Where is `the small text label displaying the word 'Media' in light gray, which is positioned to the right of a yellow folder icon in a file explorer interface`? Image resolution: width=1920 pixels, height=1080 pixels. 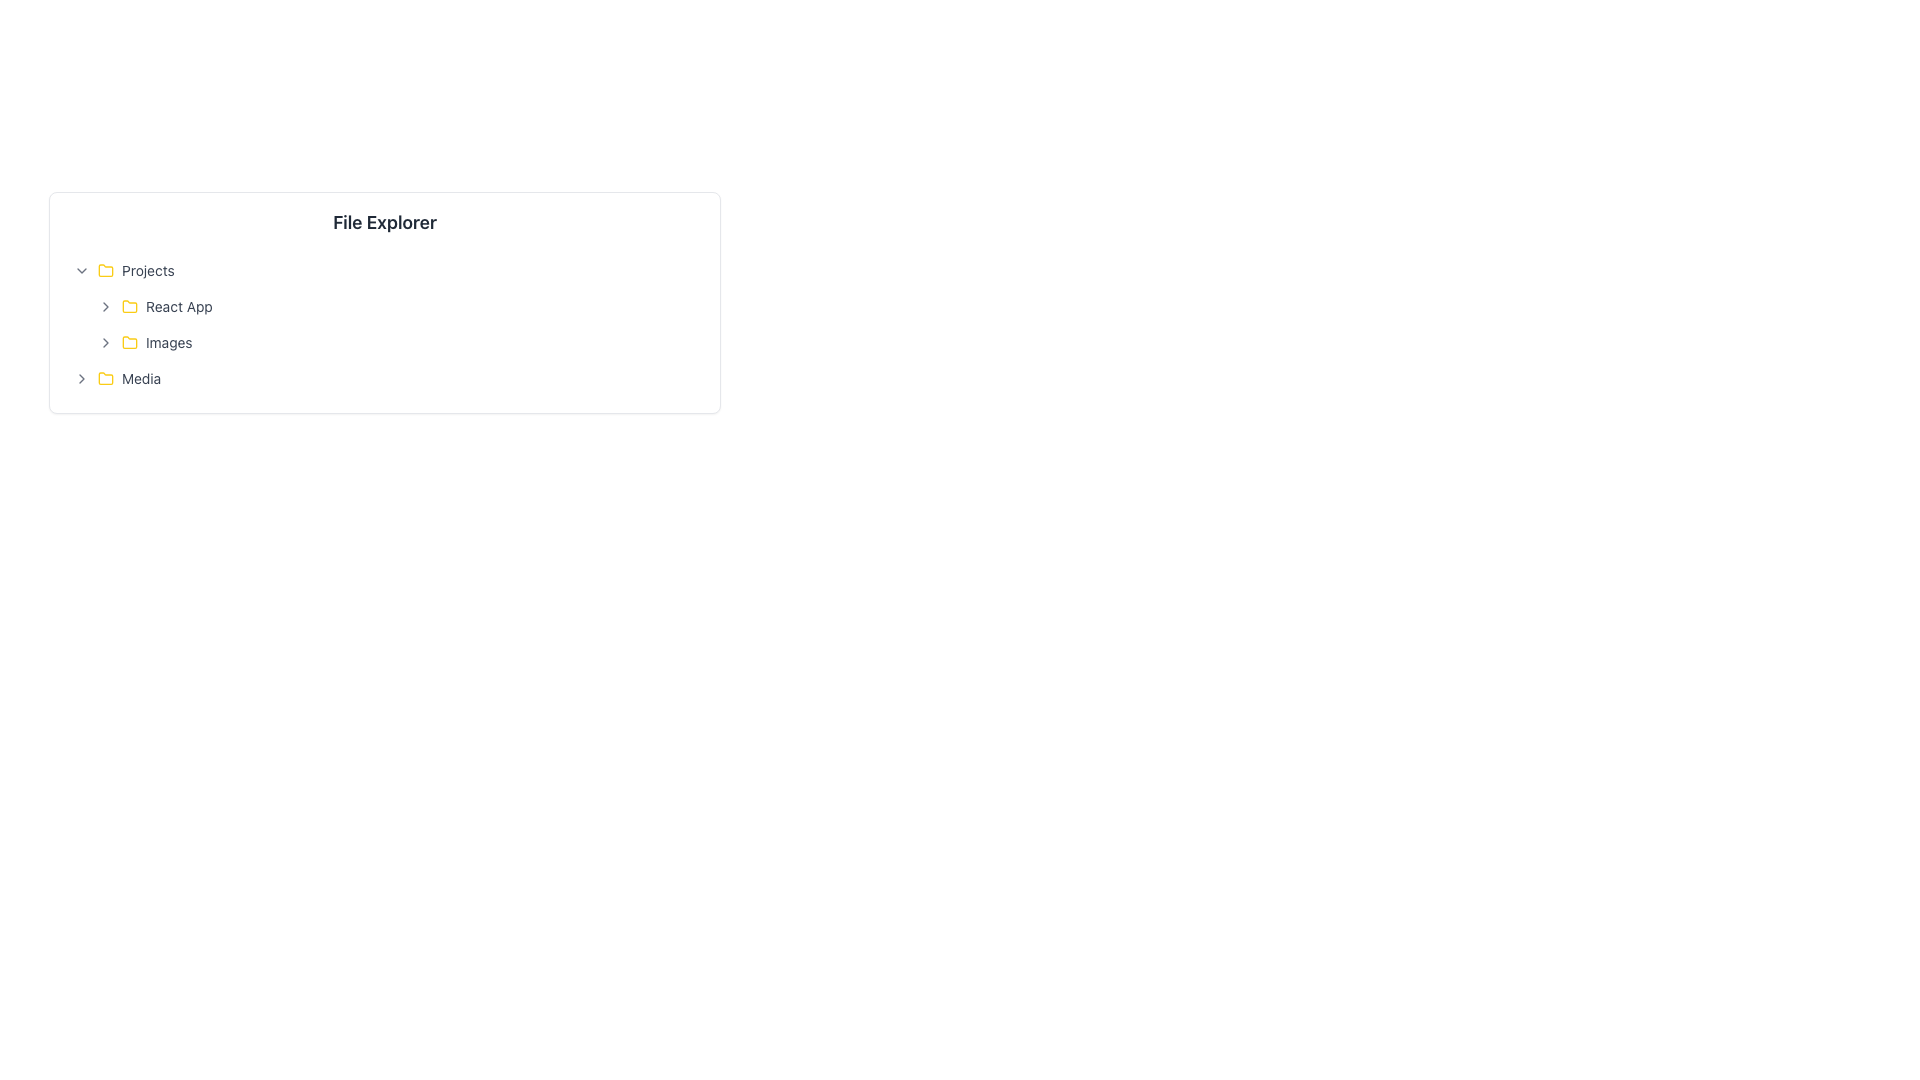
the small text label displaying the word 'Media' in light gray, which is positioned to the right of a yellow folder icon in a file explorer interface is located at coordinates (140, 378).